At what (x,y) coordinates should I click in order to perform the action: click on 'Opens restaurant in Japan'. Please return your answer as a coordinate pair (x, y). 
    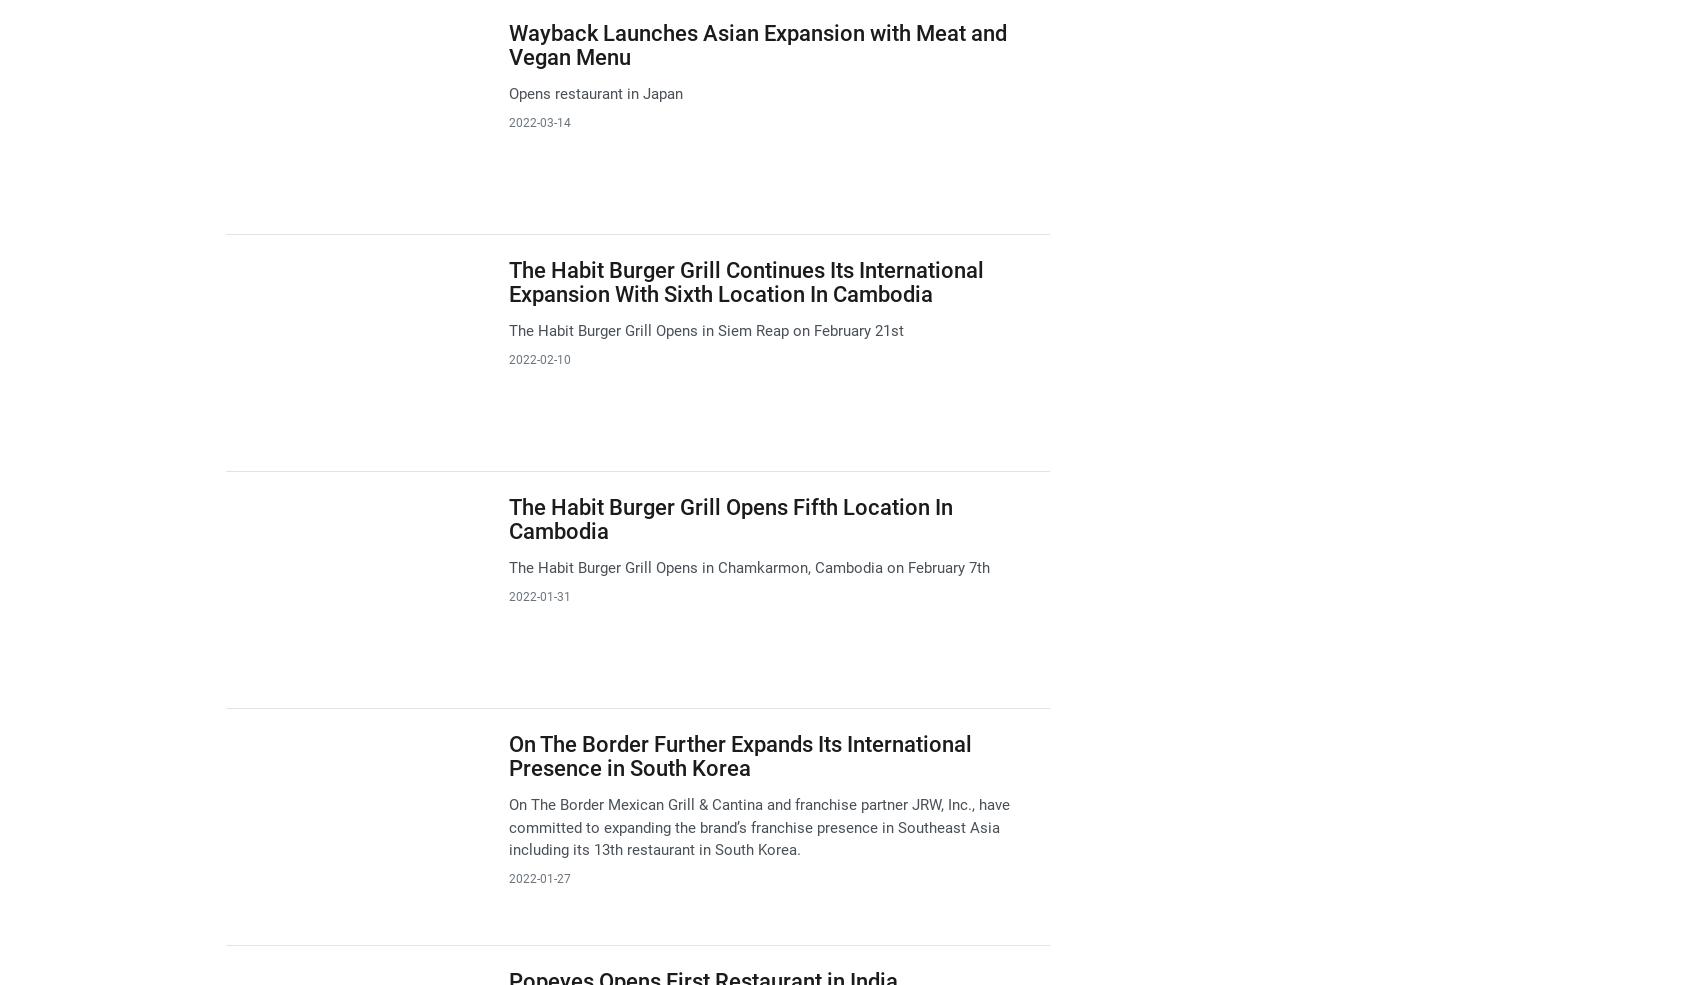
    Looking at the image, I should click on (594, 92).